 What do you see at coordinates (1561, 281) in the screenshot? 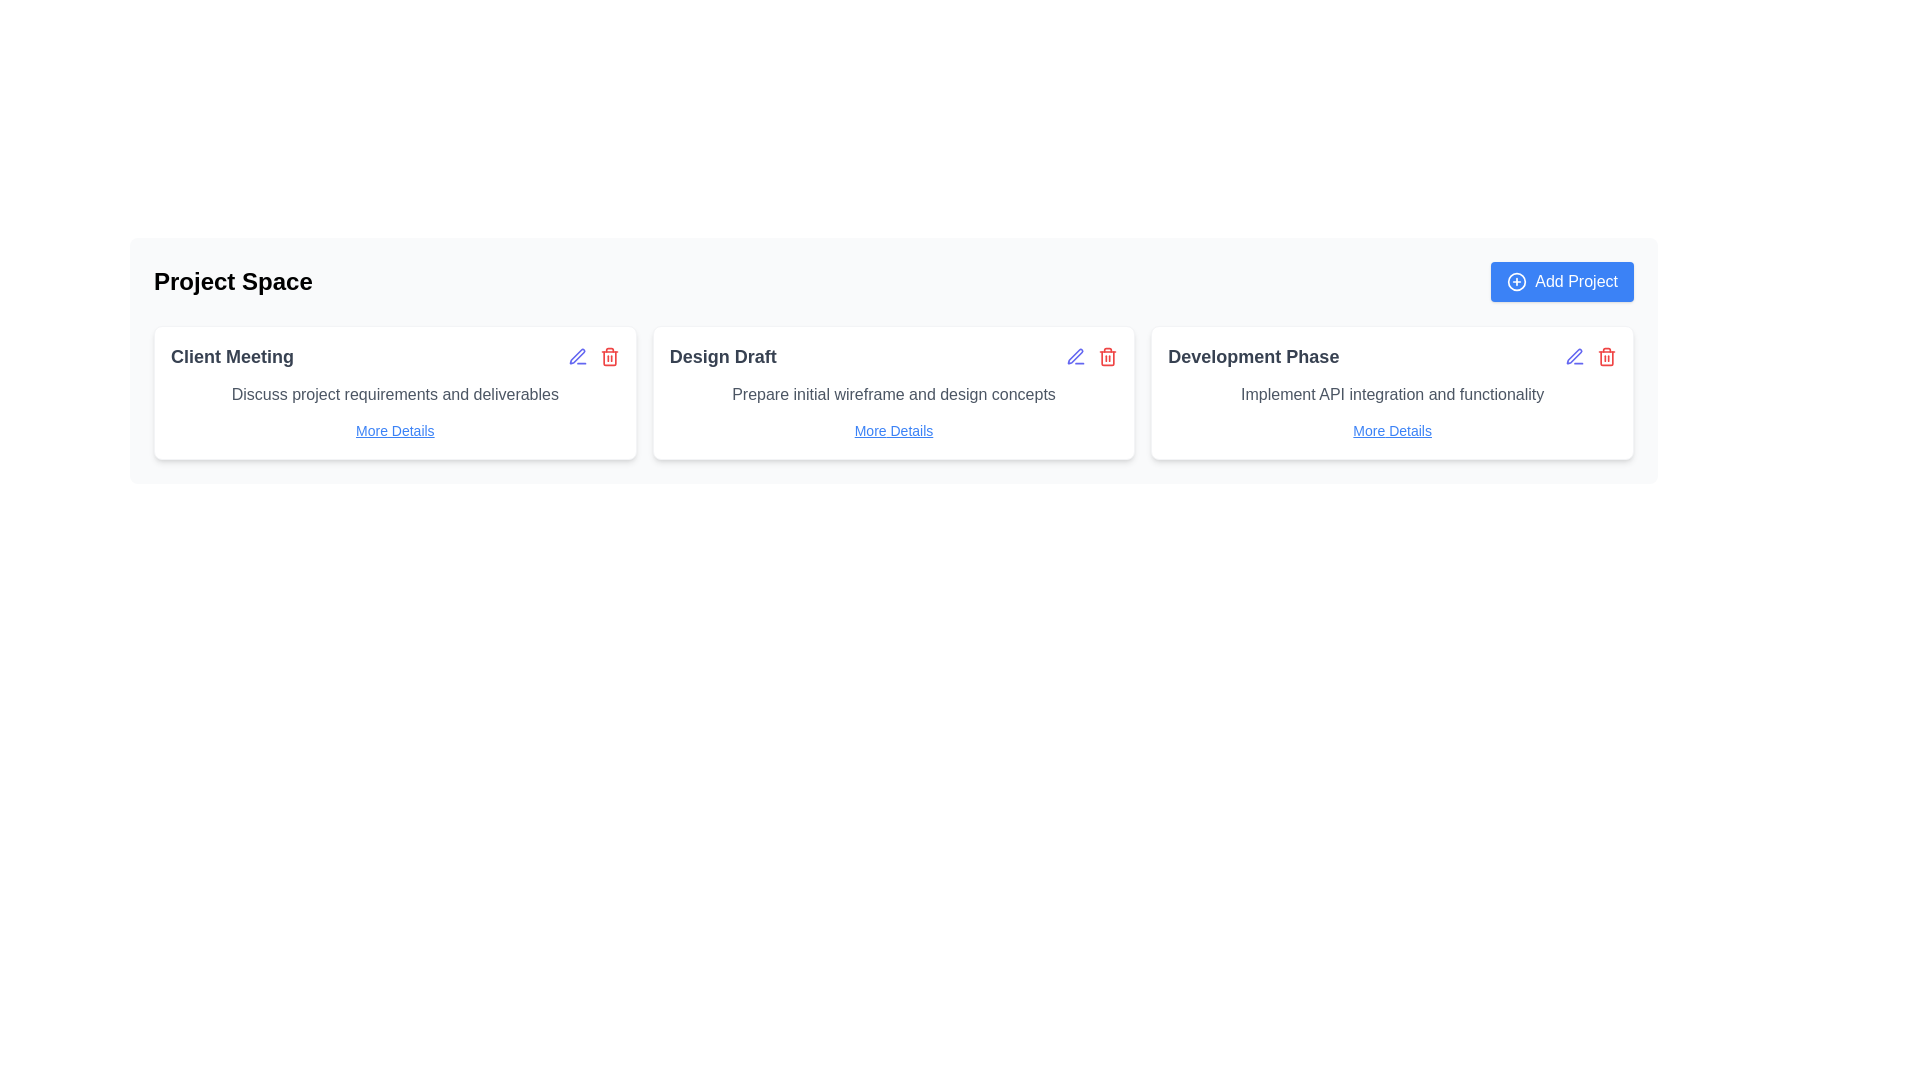
I see `the 'Add Project' button located in the upper-right corner of the 'Project Space' header section` at bounding box center [1561, 281].